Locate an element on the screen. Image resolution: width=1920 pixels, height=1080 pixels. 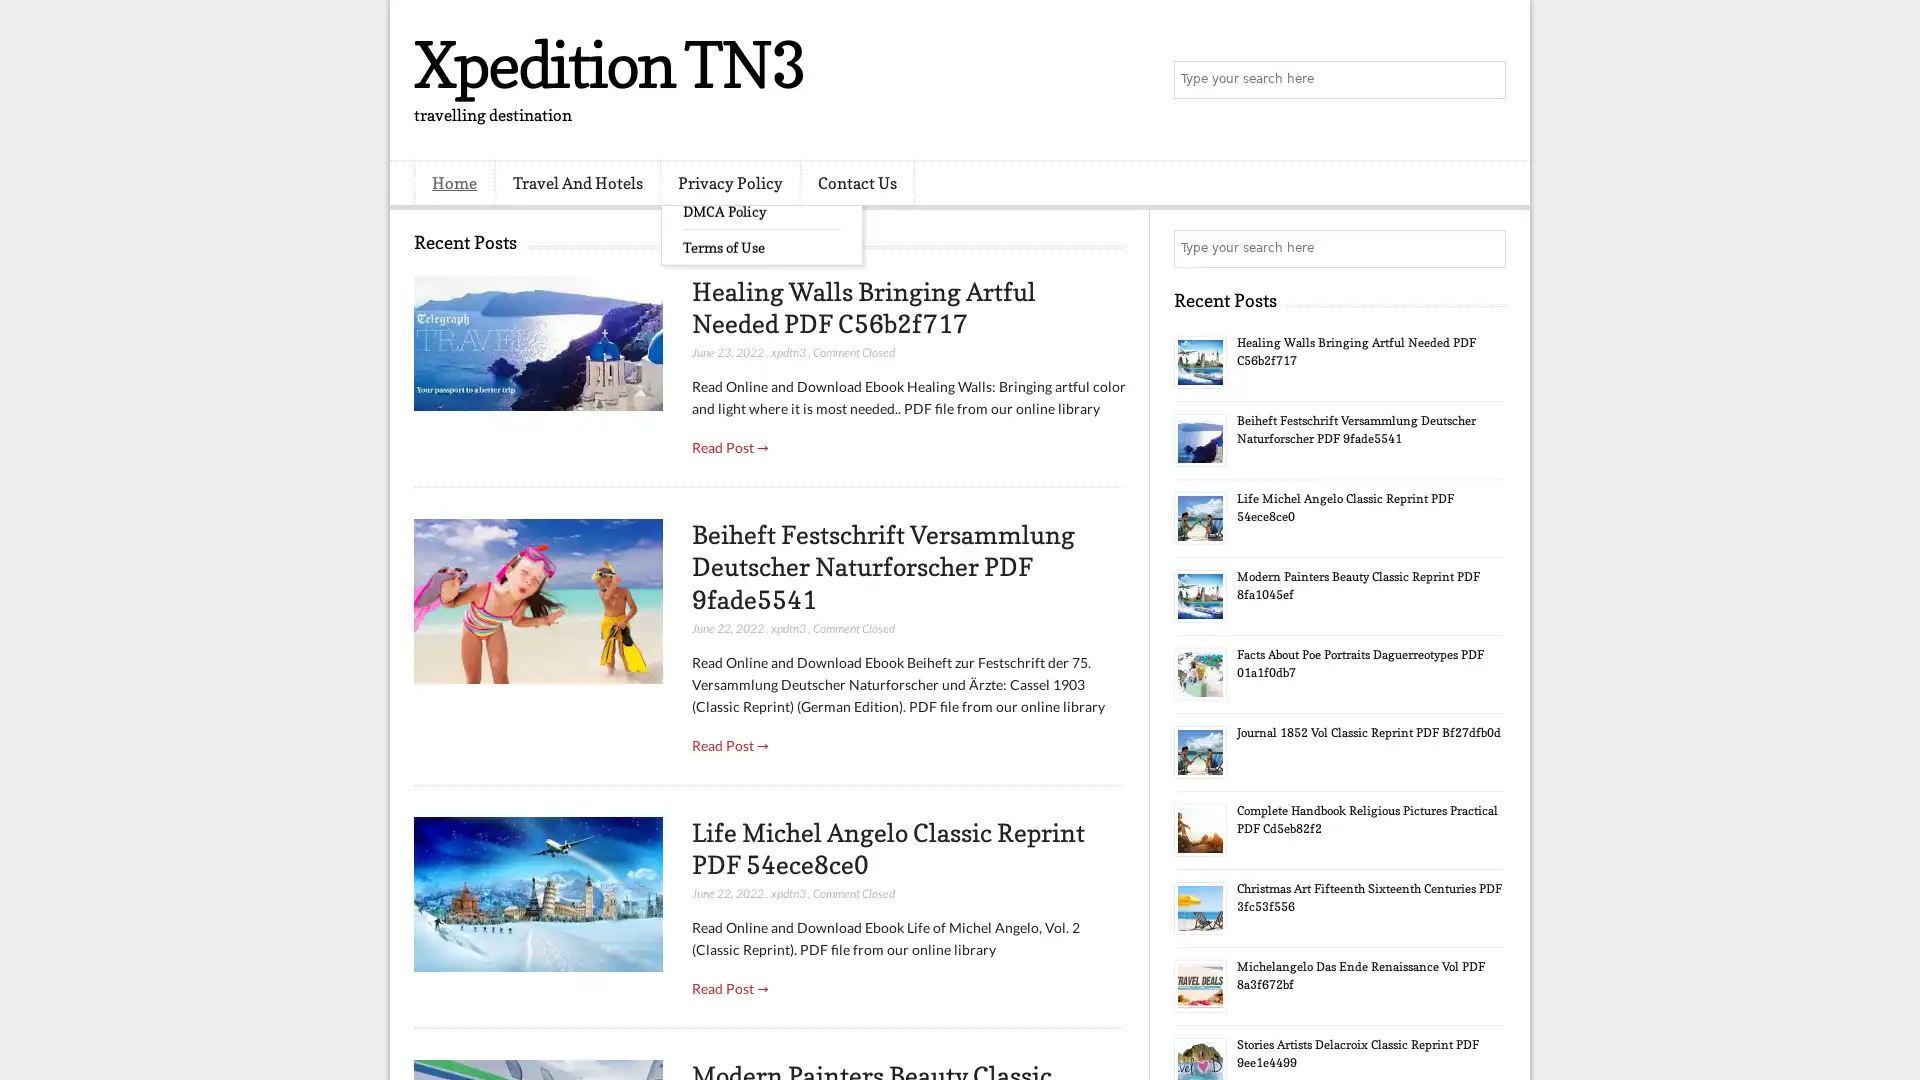
Search is located at coordinates (1485, 248).